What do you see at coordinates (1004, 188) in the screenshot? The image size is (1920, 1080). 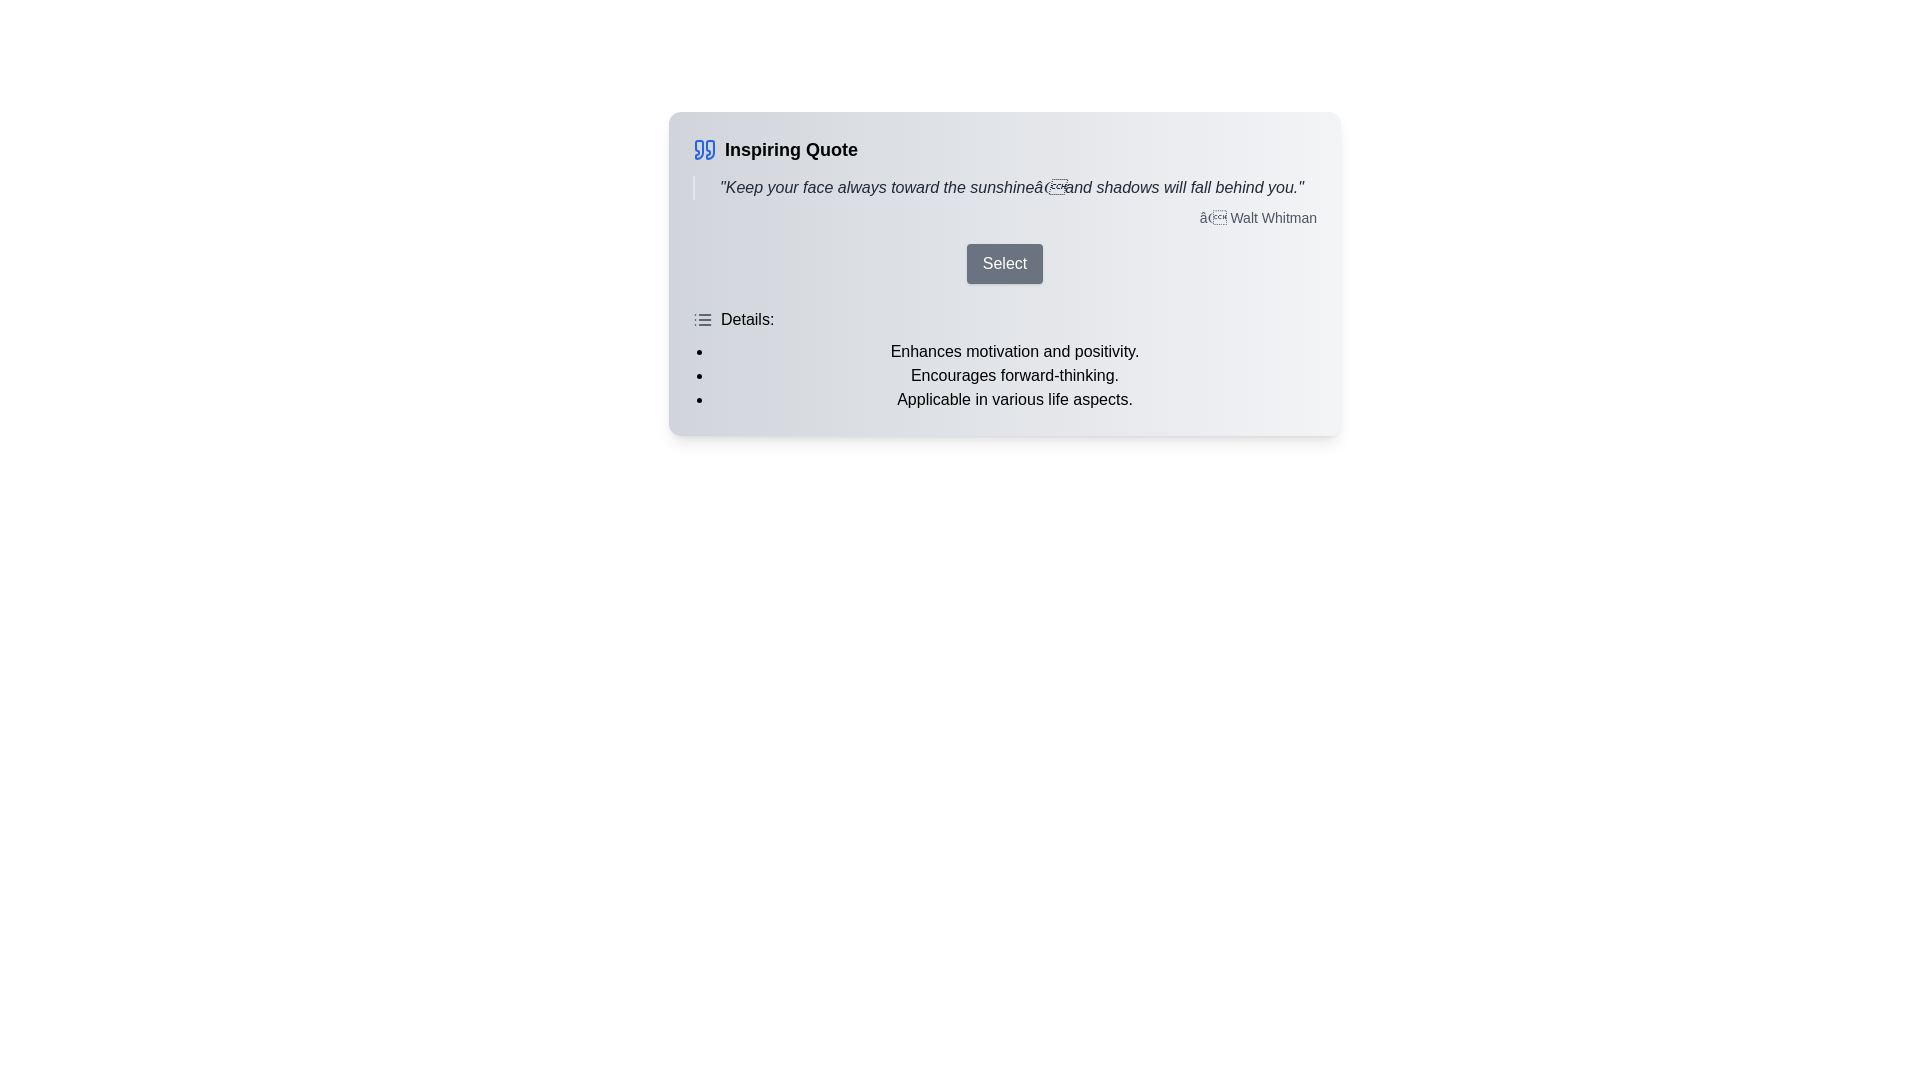 I see `quote displayed in italics: '"Keep your face always toward the sunshineâ€”and shadows will fall behind you."' located in a bordered area beneath the title 'Inspiring Quote'` at bounding box center [1004, 188].